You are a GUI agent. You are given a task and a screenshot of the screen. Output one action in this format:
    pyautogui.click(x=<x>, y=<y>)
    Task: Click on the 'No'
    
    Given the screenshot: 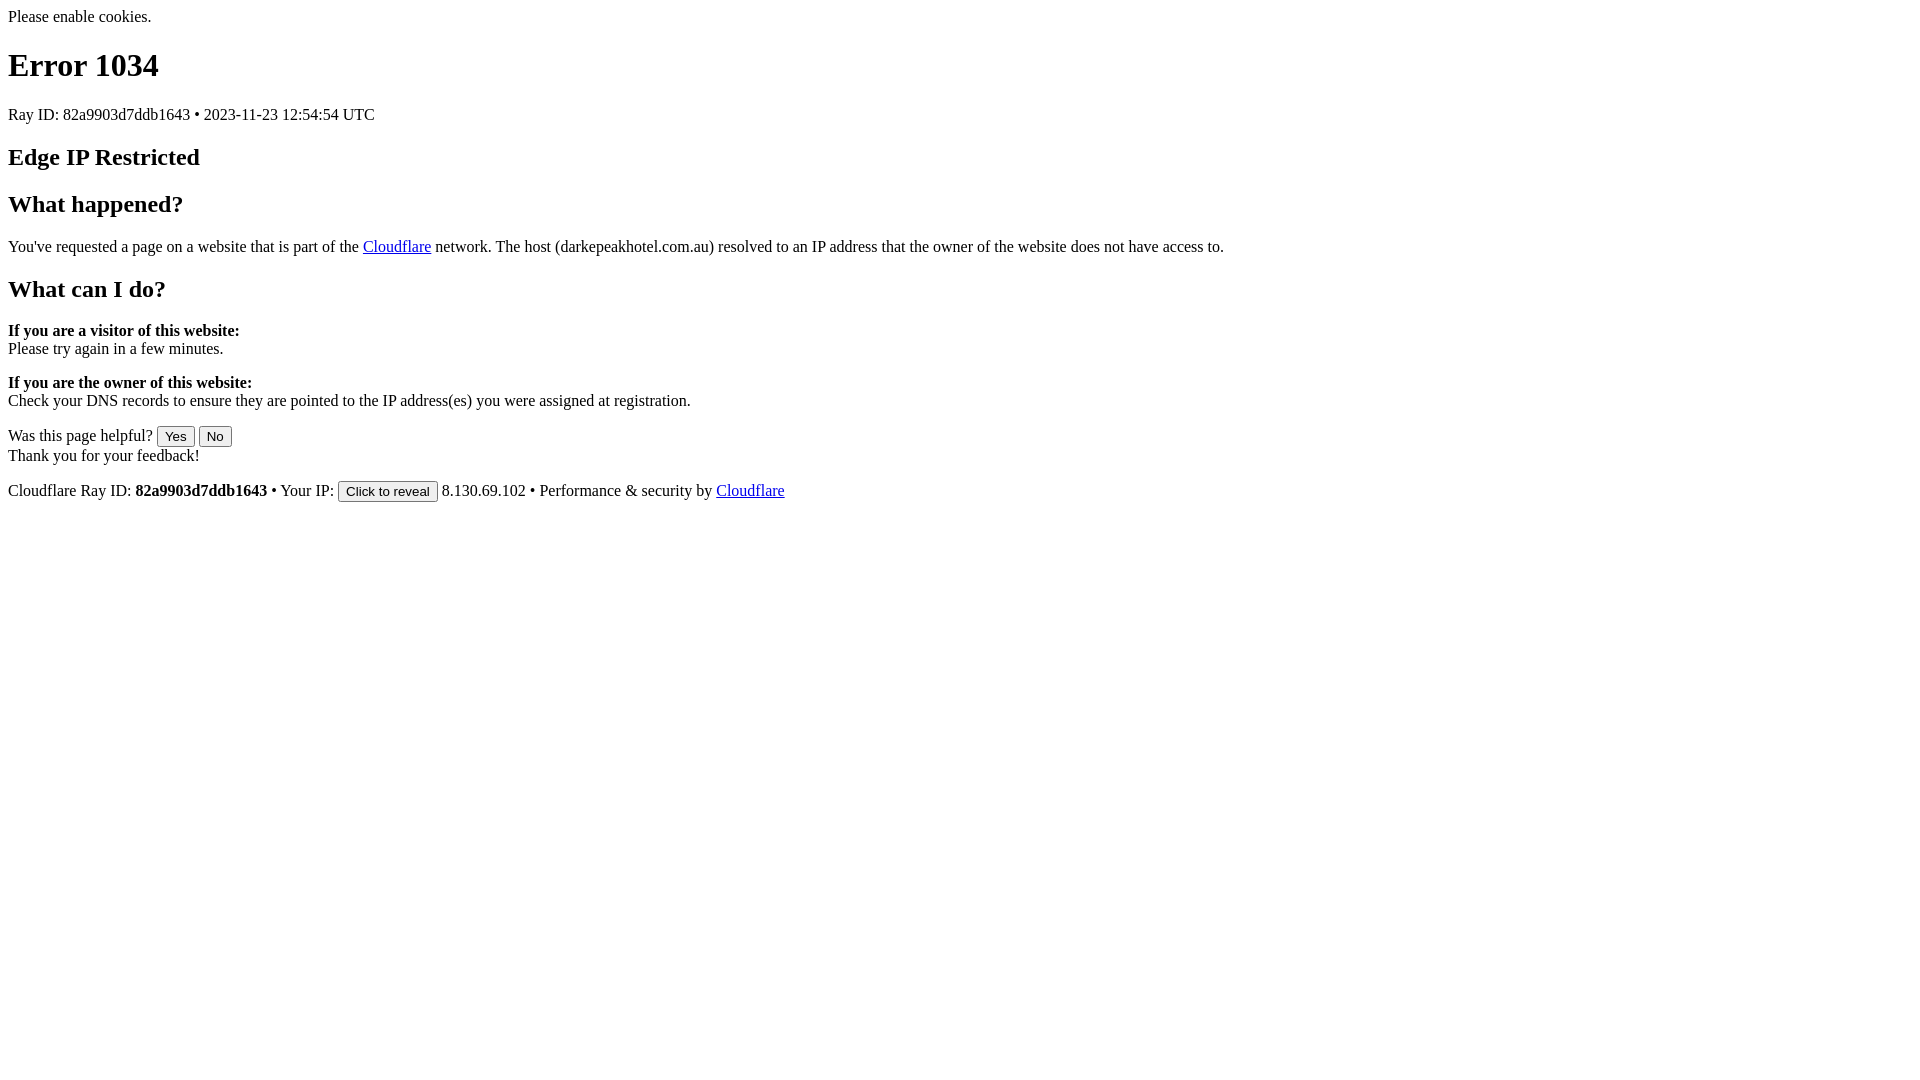 What is the action you would take?
    pyautogui.click(x=215, y=435)
    